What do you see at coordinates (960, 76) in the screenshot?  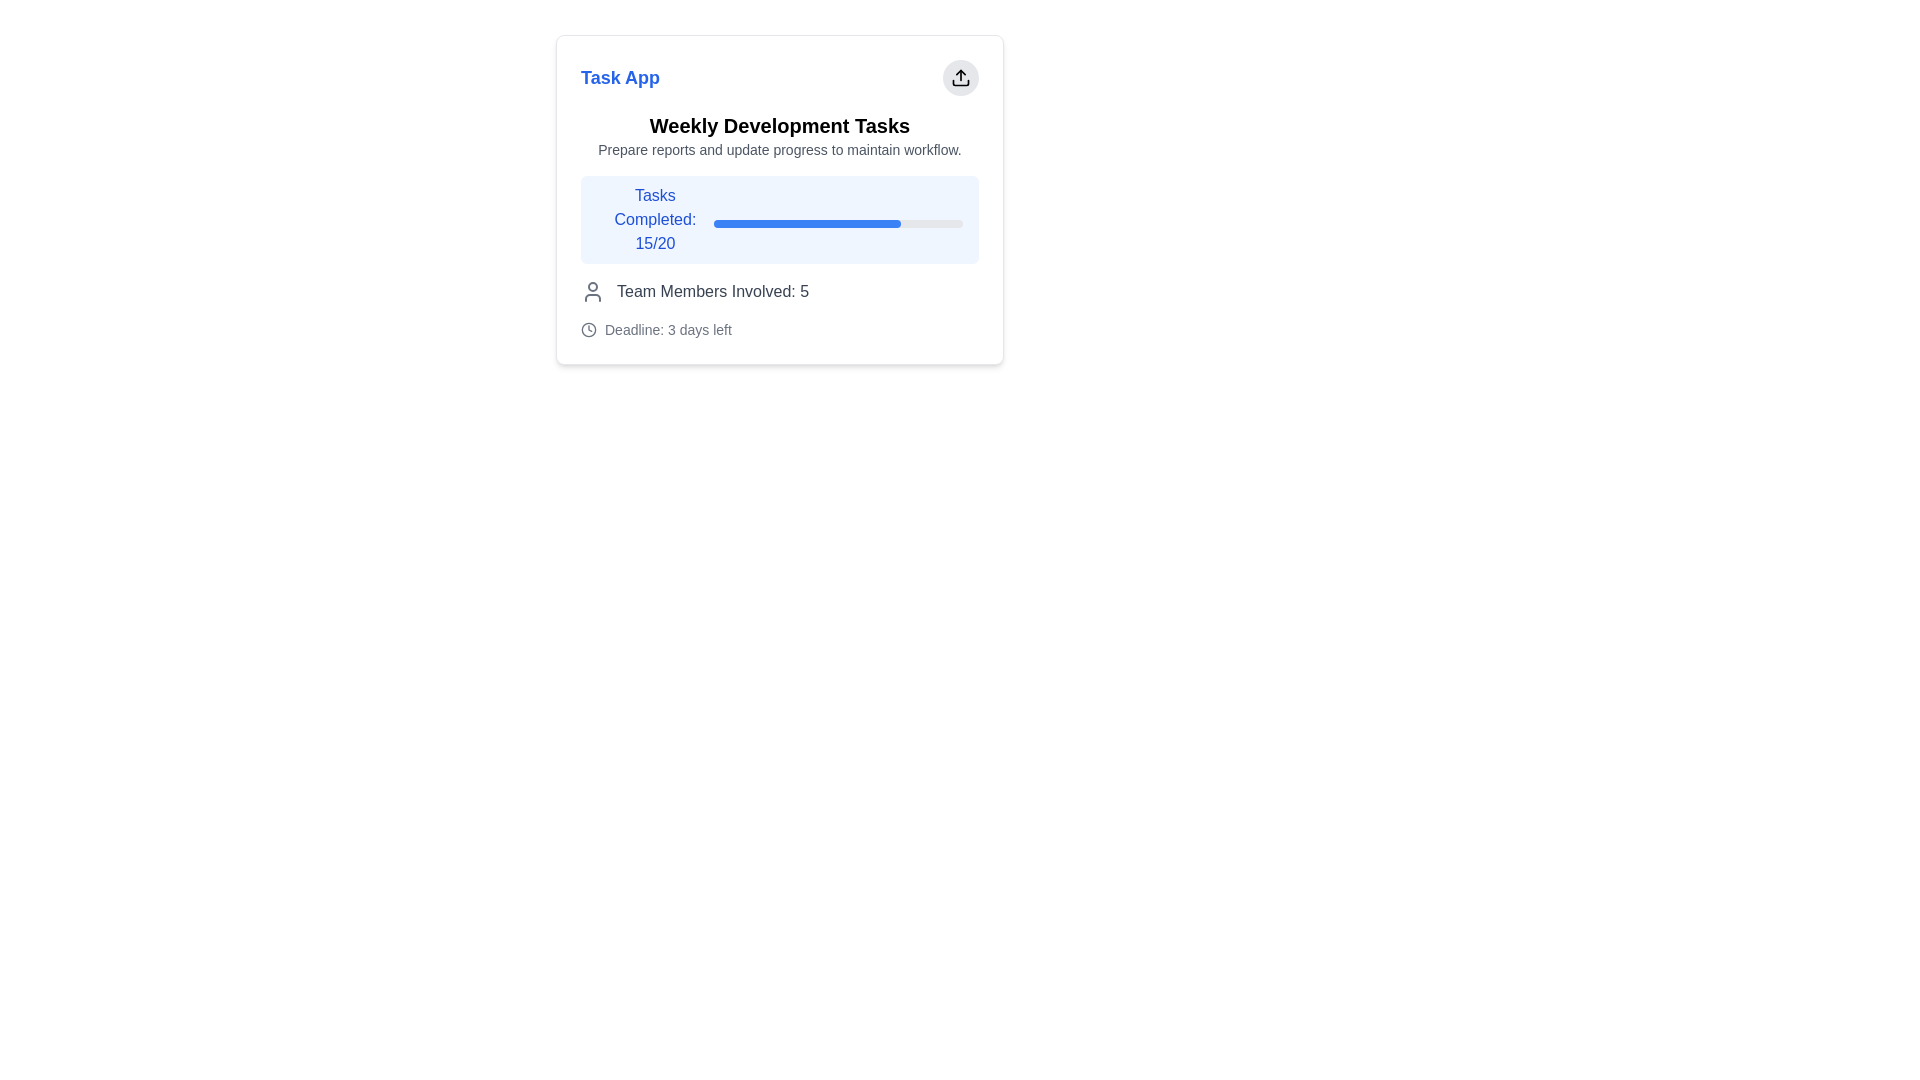 I see `the Upload Icon located inside the rounded gray button at the top-right corner of the task details widget` at bounding box center [960, 76].